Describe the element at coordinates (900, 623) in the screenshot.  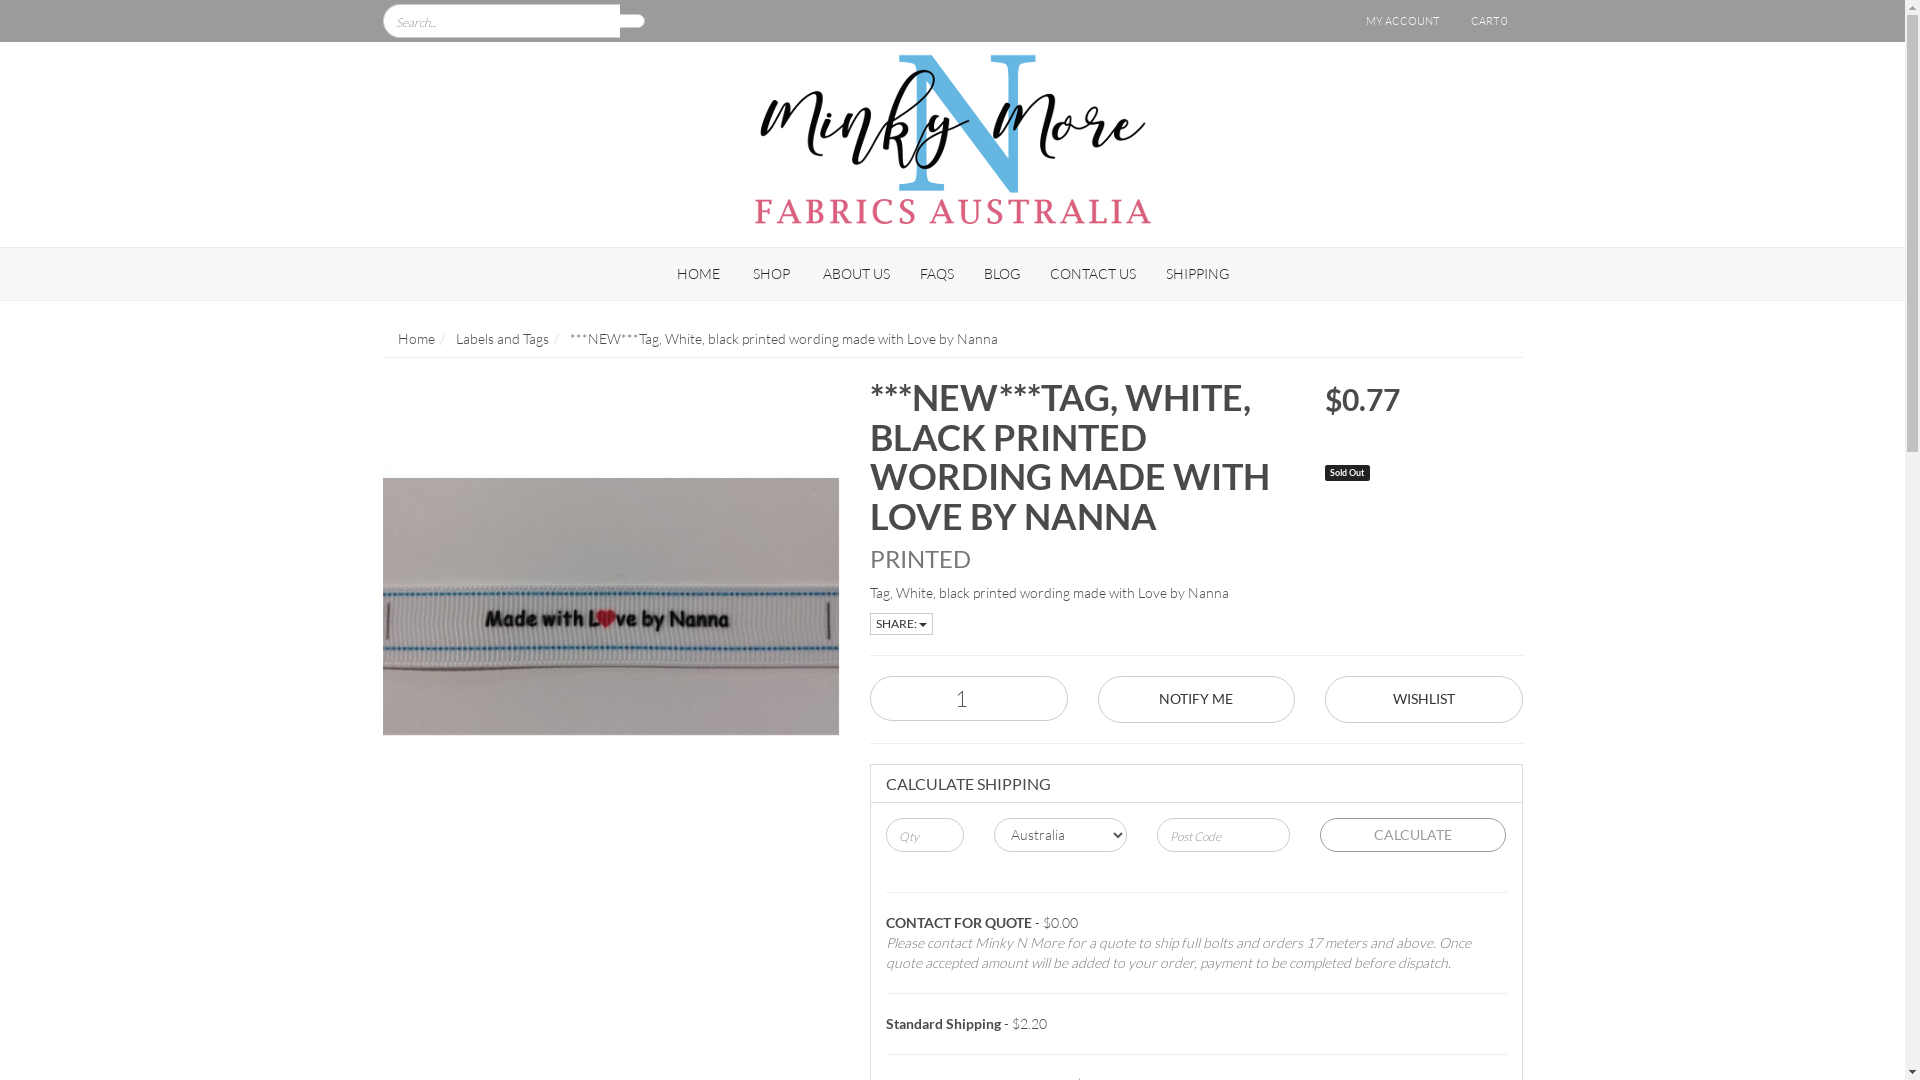
I see `'SHARE:'` at that location.